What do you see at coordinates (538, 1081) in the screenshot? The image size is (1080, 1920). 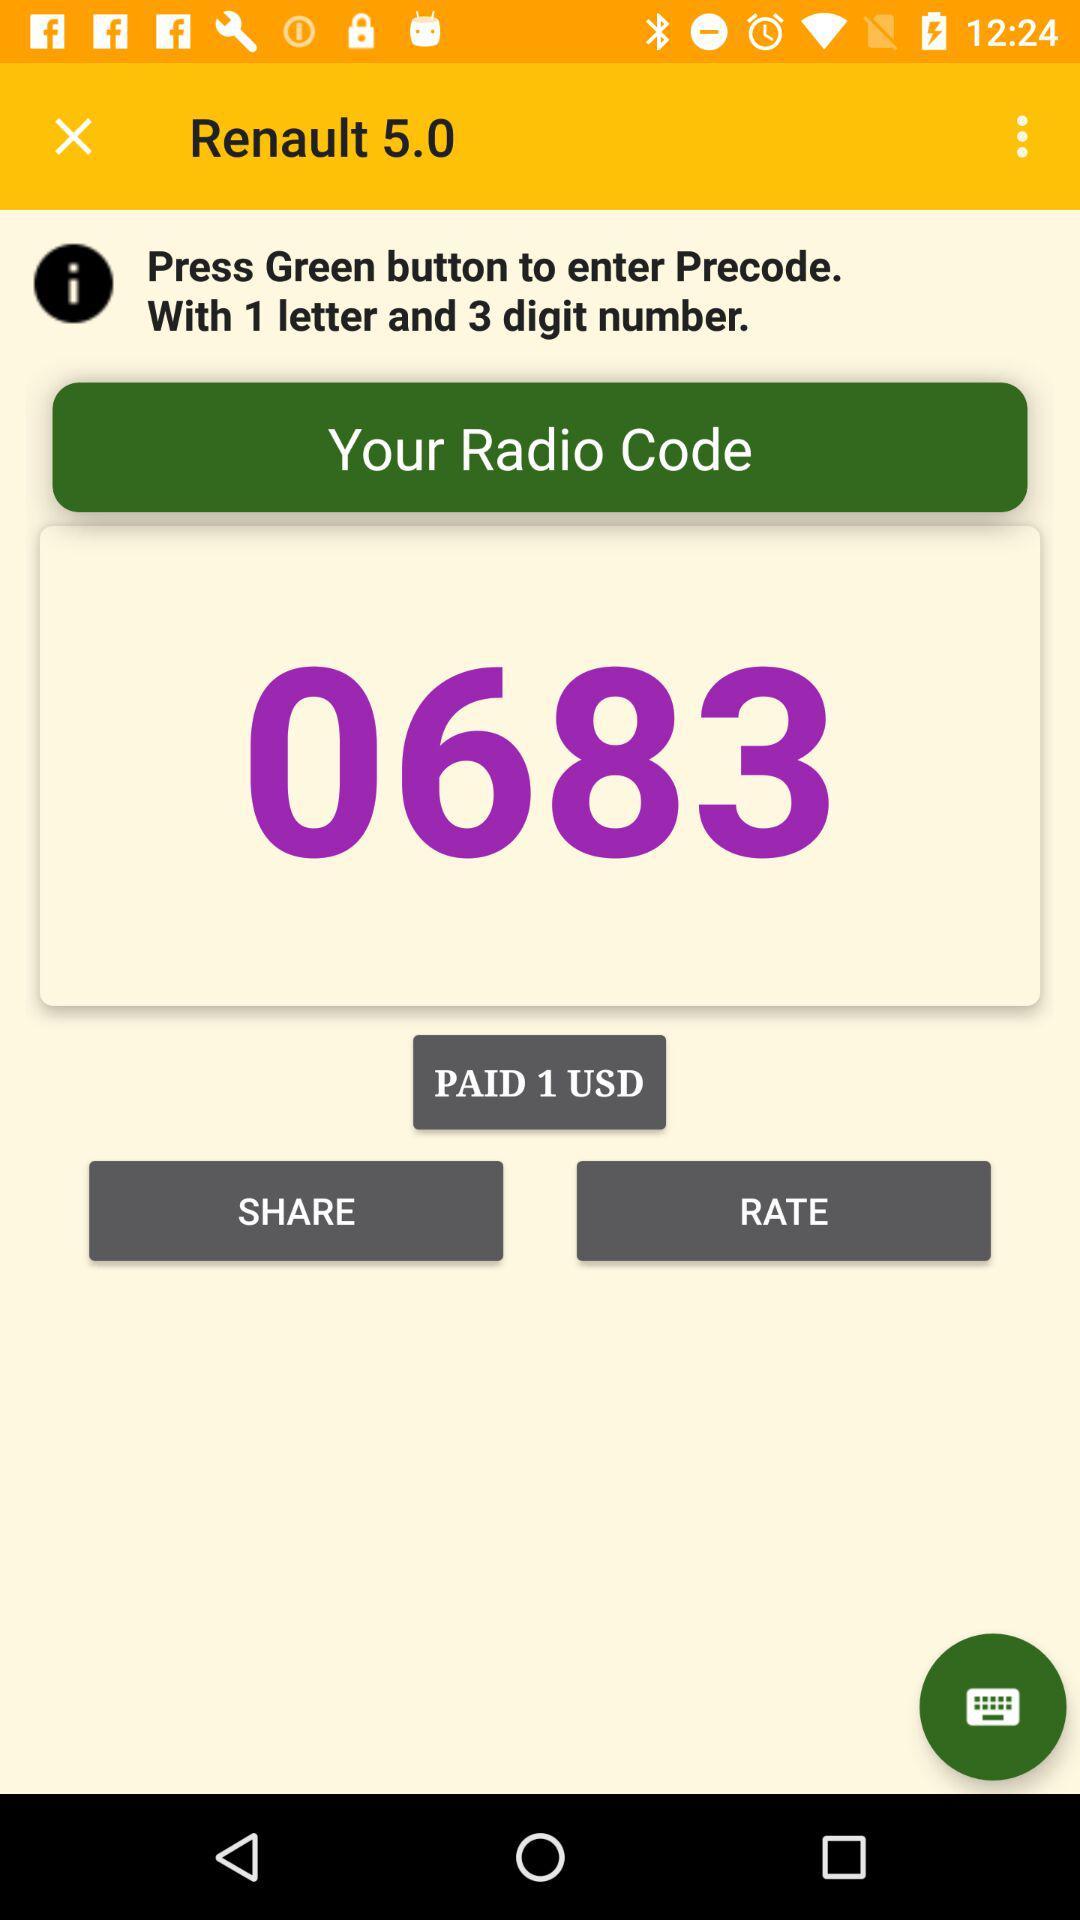 I see `paid 1 usd item` at bounding box center [538, 1081].